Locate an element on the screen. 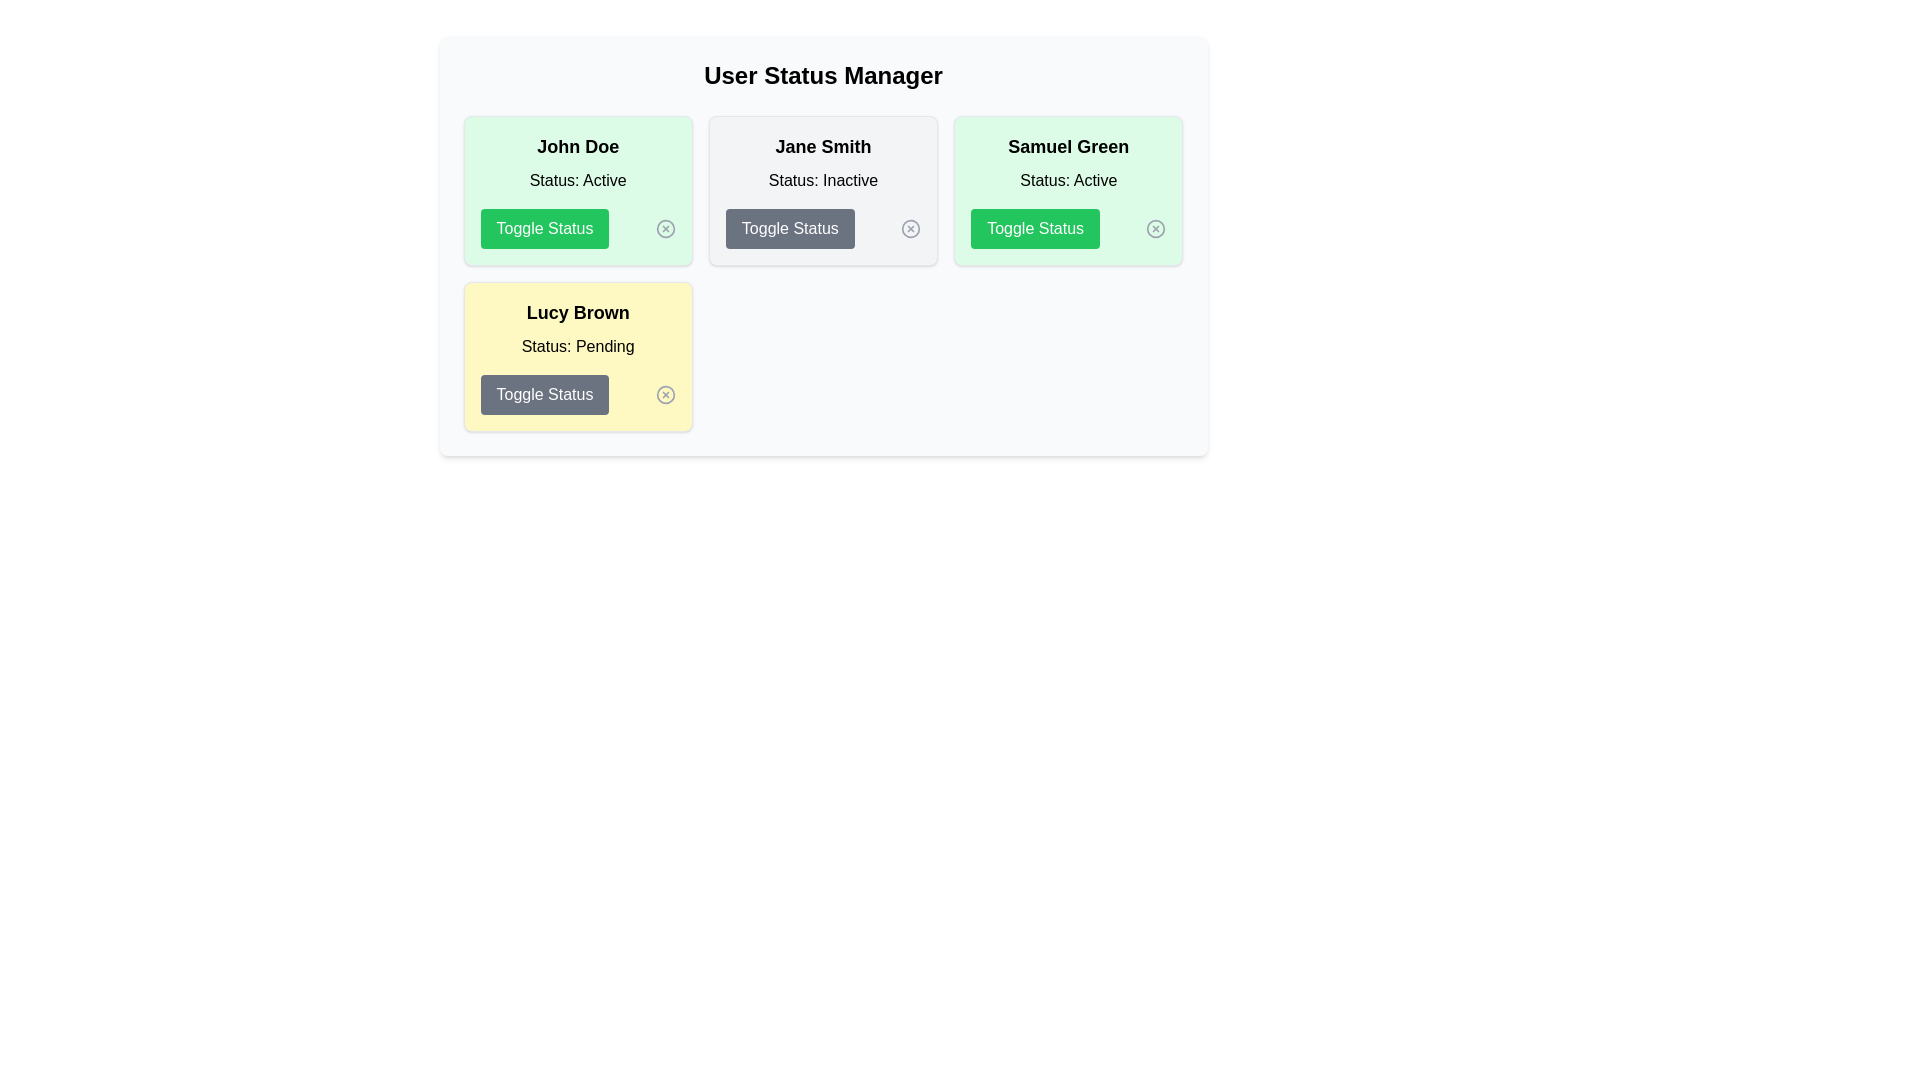 The width and height of the screenshot is (1920, 1080). the 'XCircle' icon next to the user Samuel Green is located at coordinates (1156, 227).